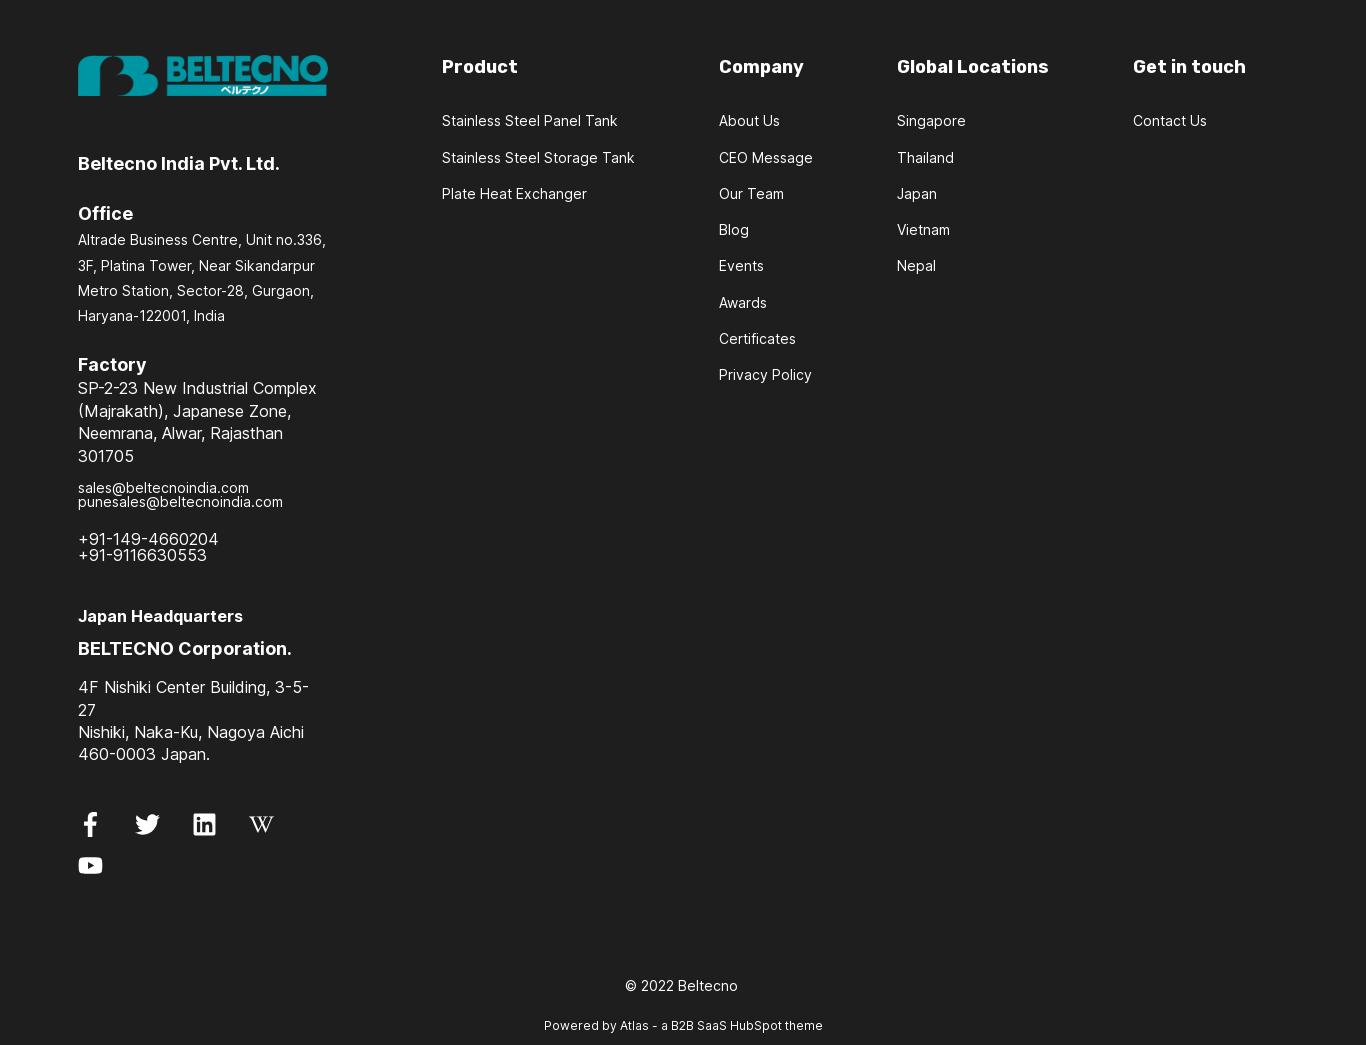  Describe the element at coordinates (480, 66) in the screenshot. I see `'Product'` at that location.